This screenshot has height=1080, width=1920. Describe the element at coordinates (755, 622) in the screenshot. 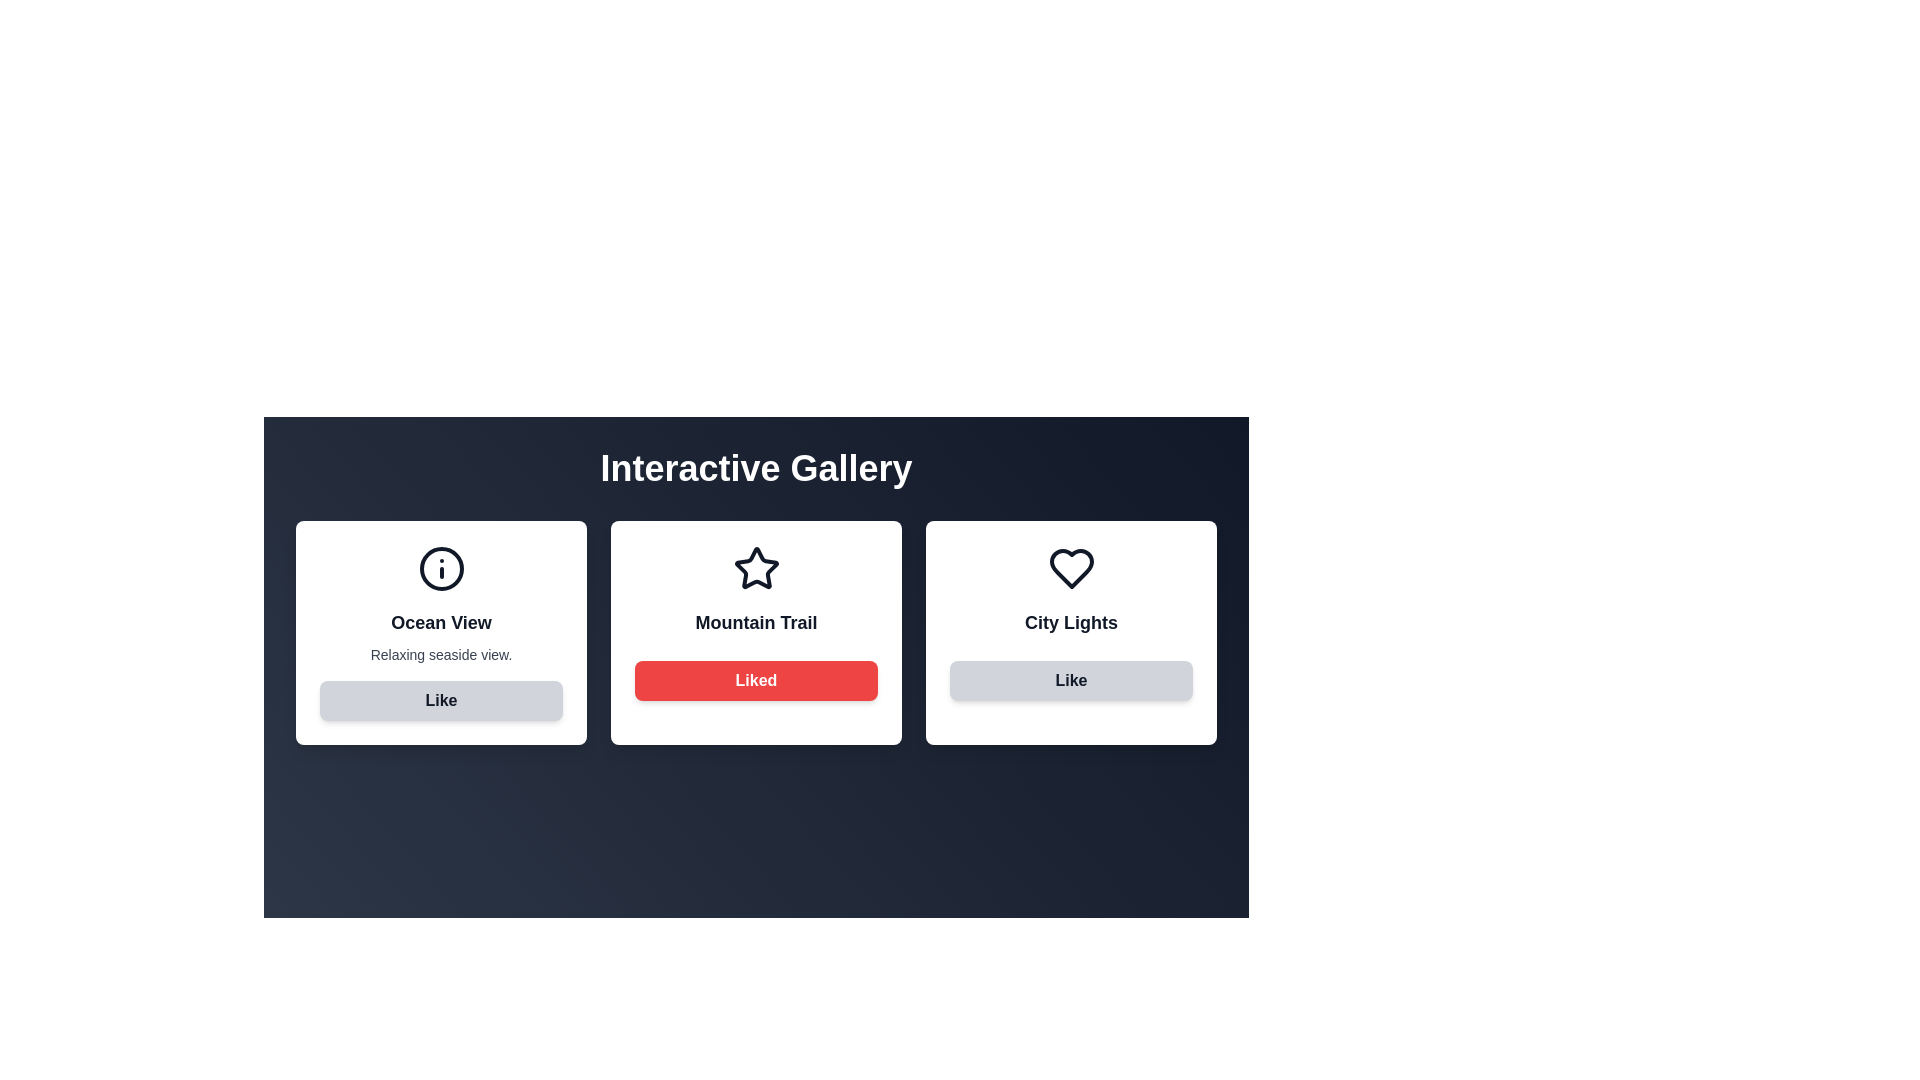

I see `the text label 'Mountain Trail'` at that location.